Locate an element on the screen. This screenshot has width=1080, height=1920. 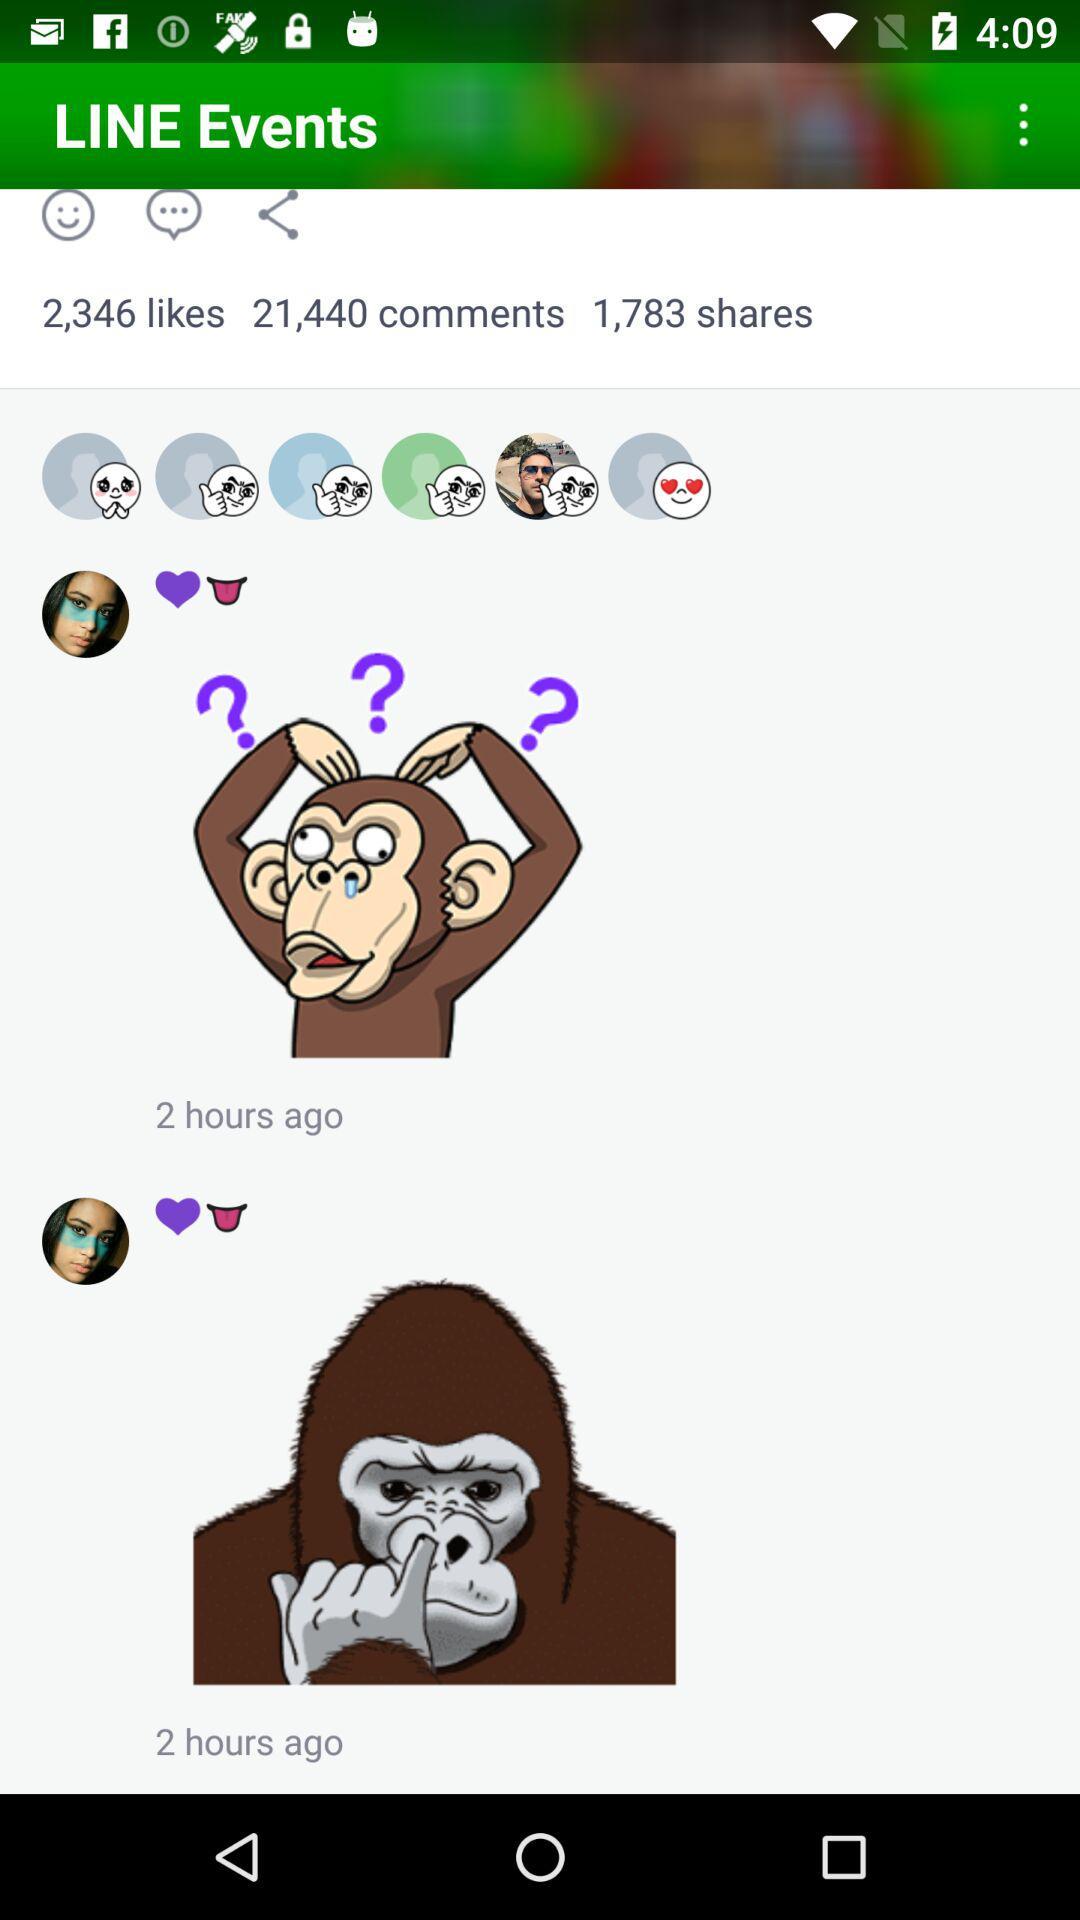
the app next to 21,440 comments is located at coordinates (701, 312).